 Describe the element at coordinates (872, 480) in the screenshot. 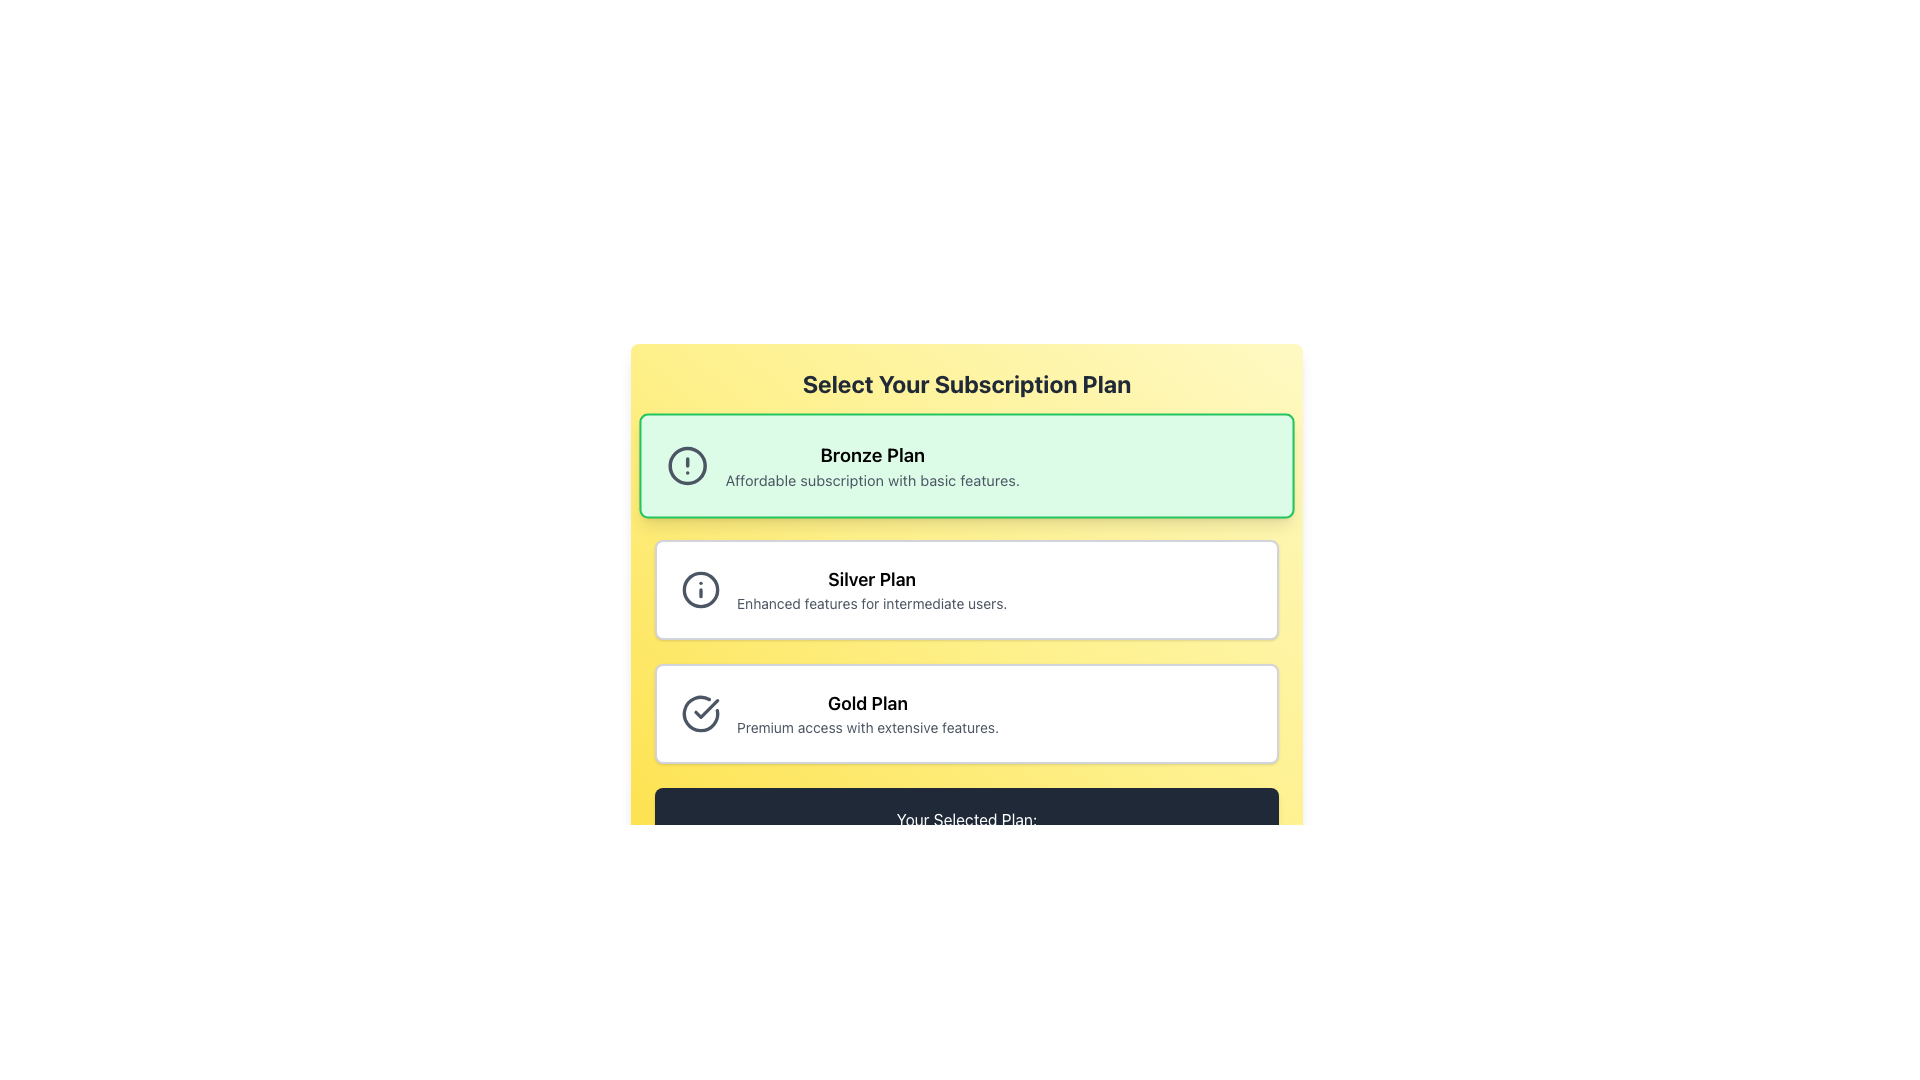

I see `the descriptive text 'Affordable subscription with basic features' located under the 'Bronze Plan' heading within the green-highlighted plan card` at that location.